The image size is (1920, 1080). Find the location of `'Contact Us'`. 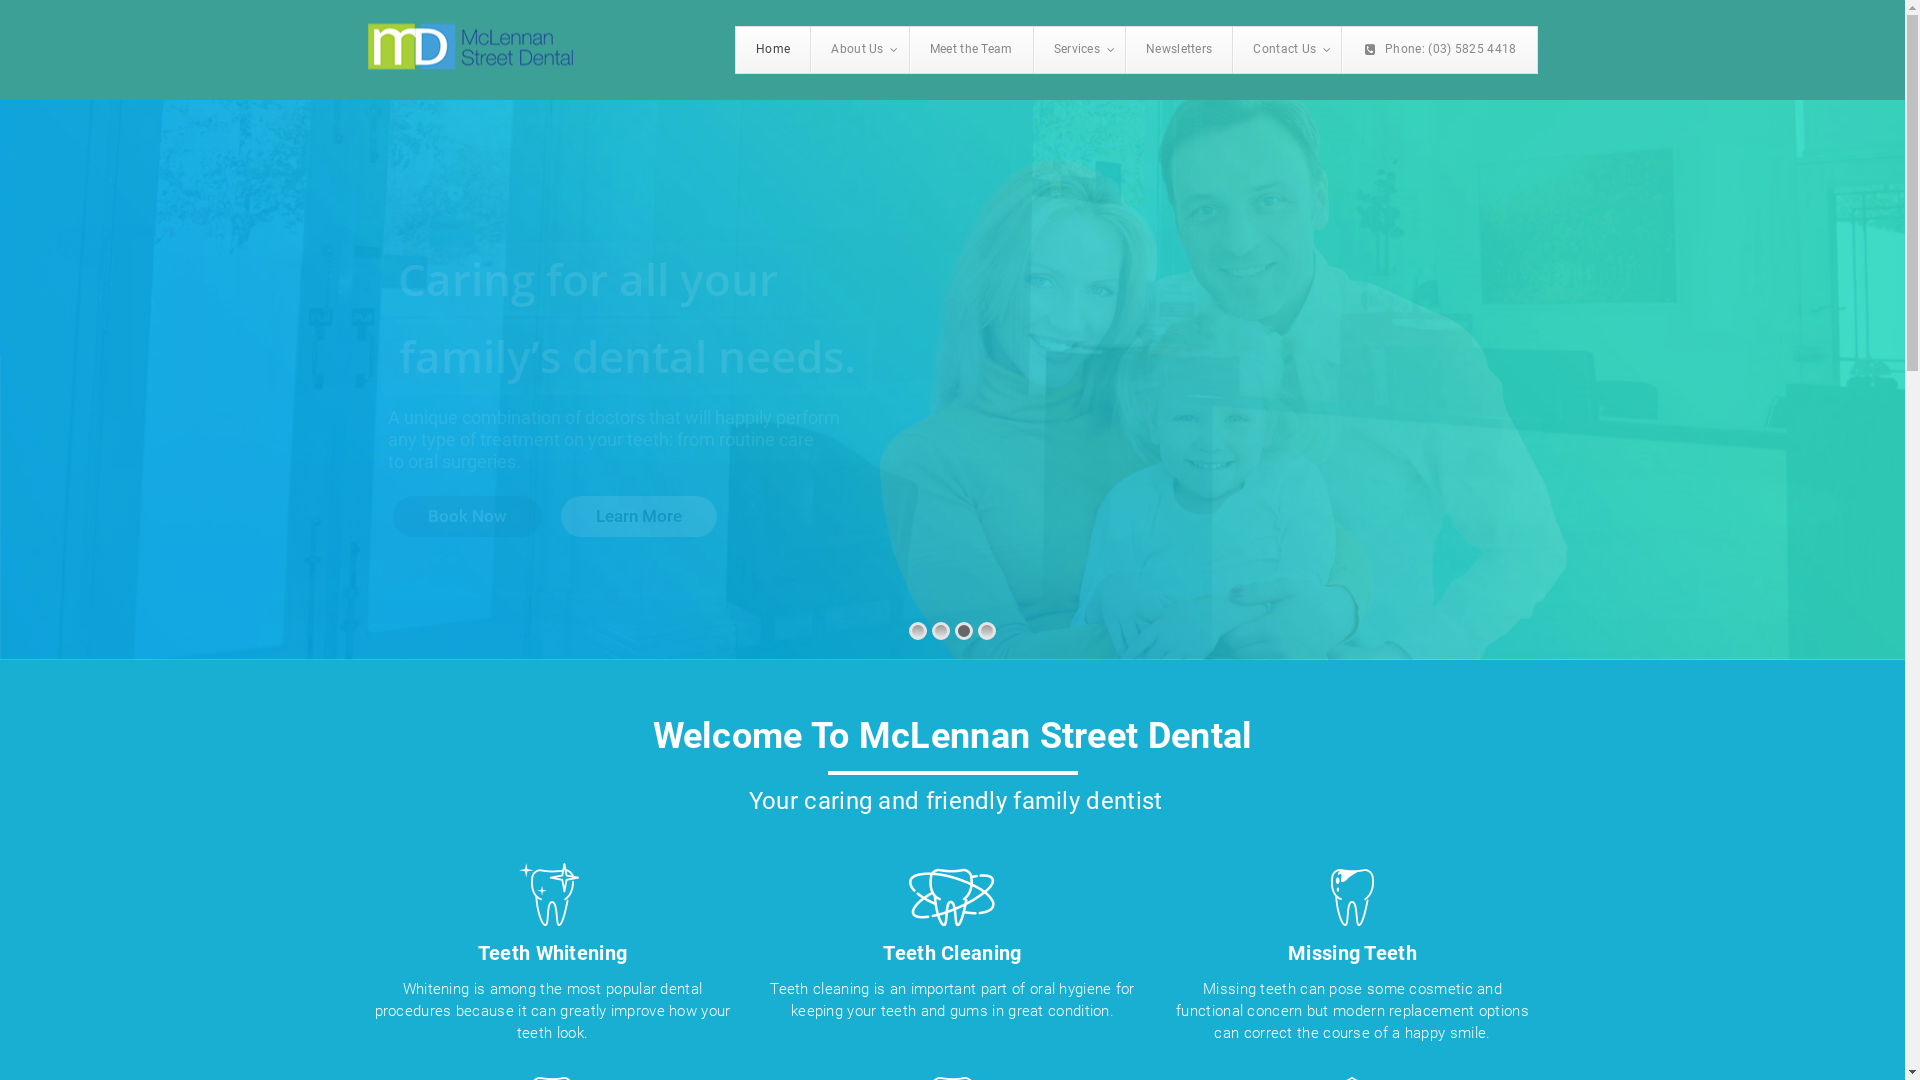

'Contact Us' is located at coordinates (1231, 49).